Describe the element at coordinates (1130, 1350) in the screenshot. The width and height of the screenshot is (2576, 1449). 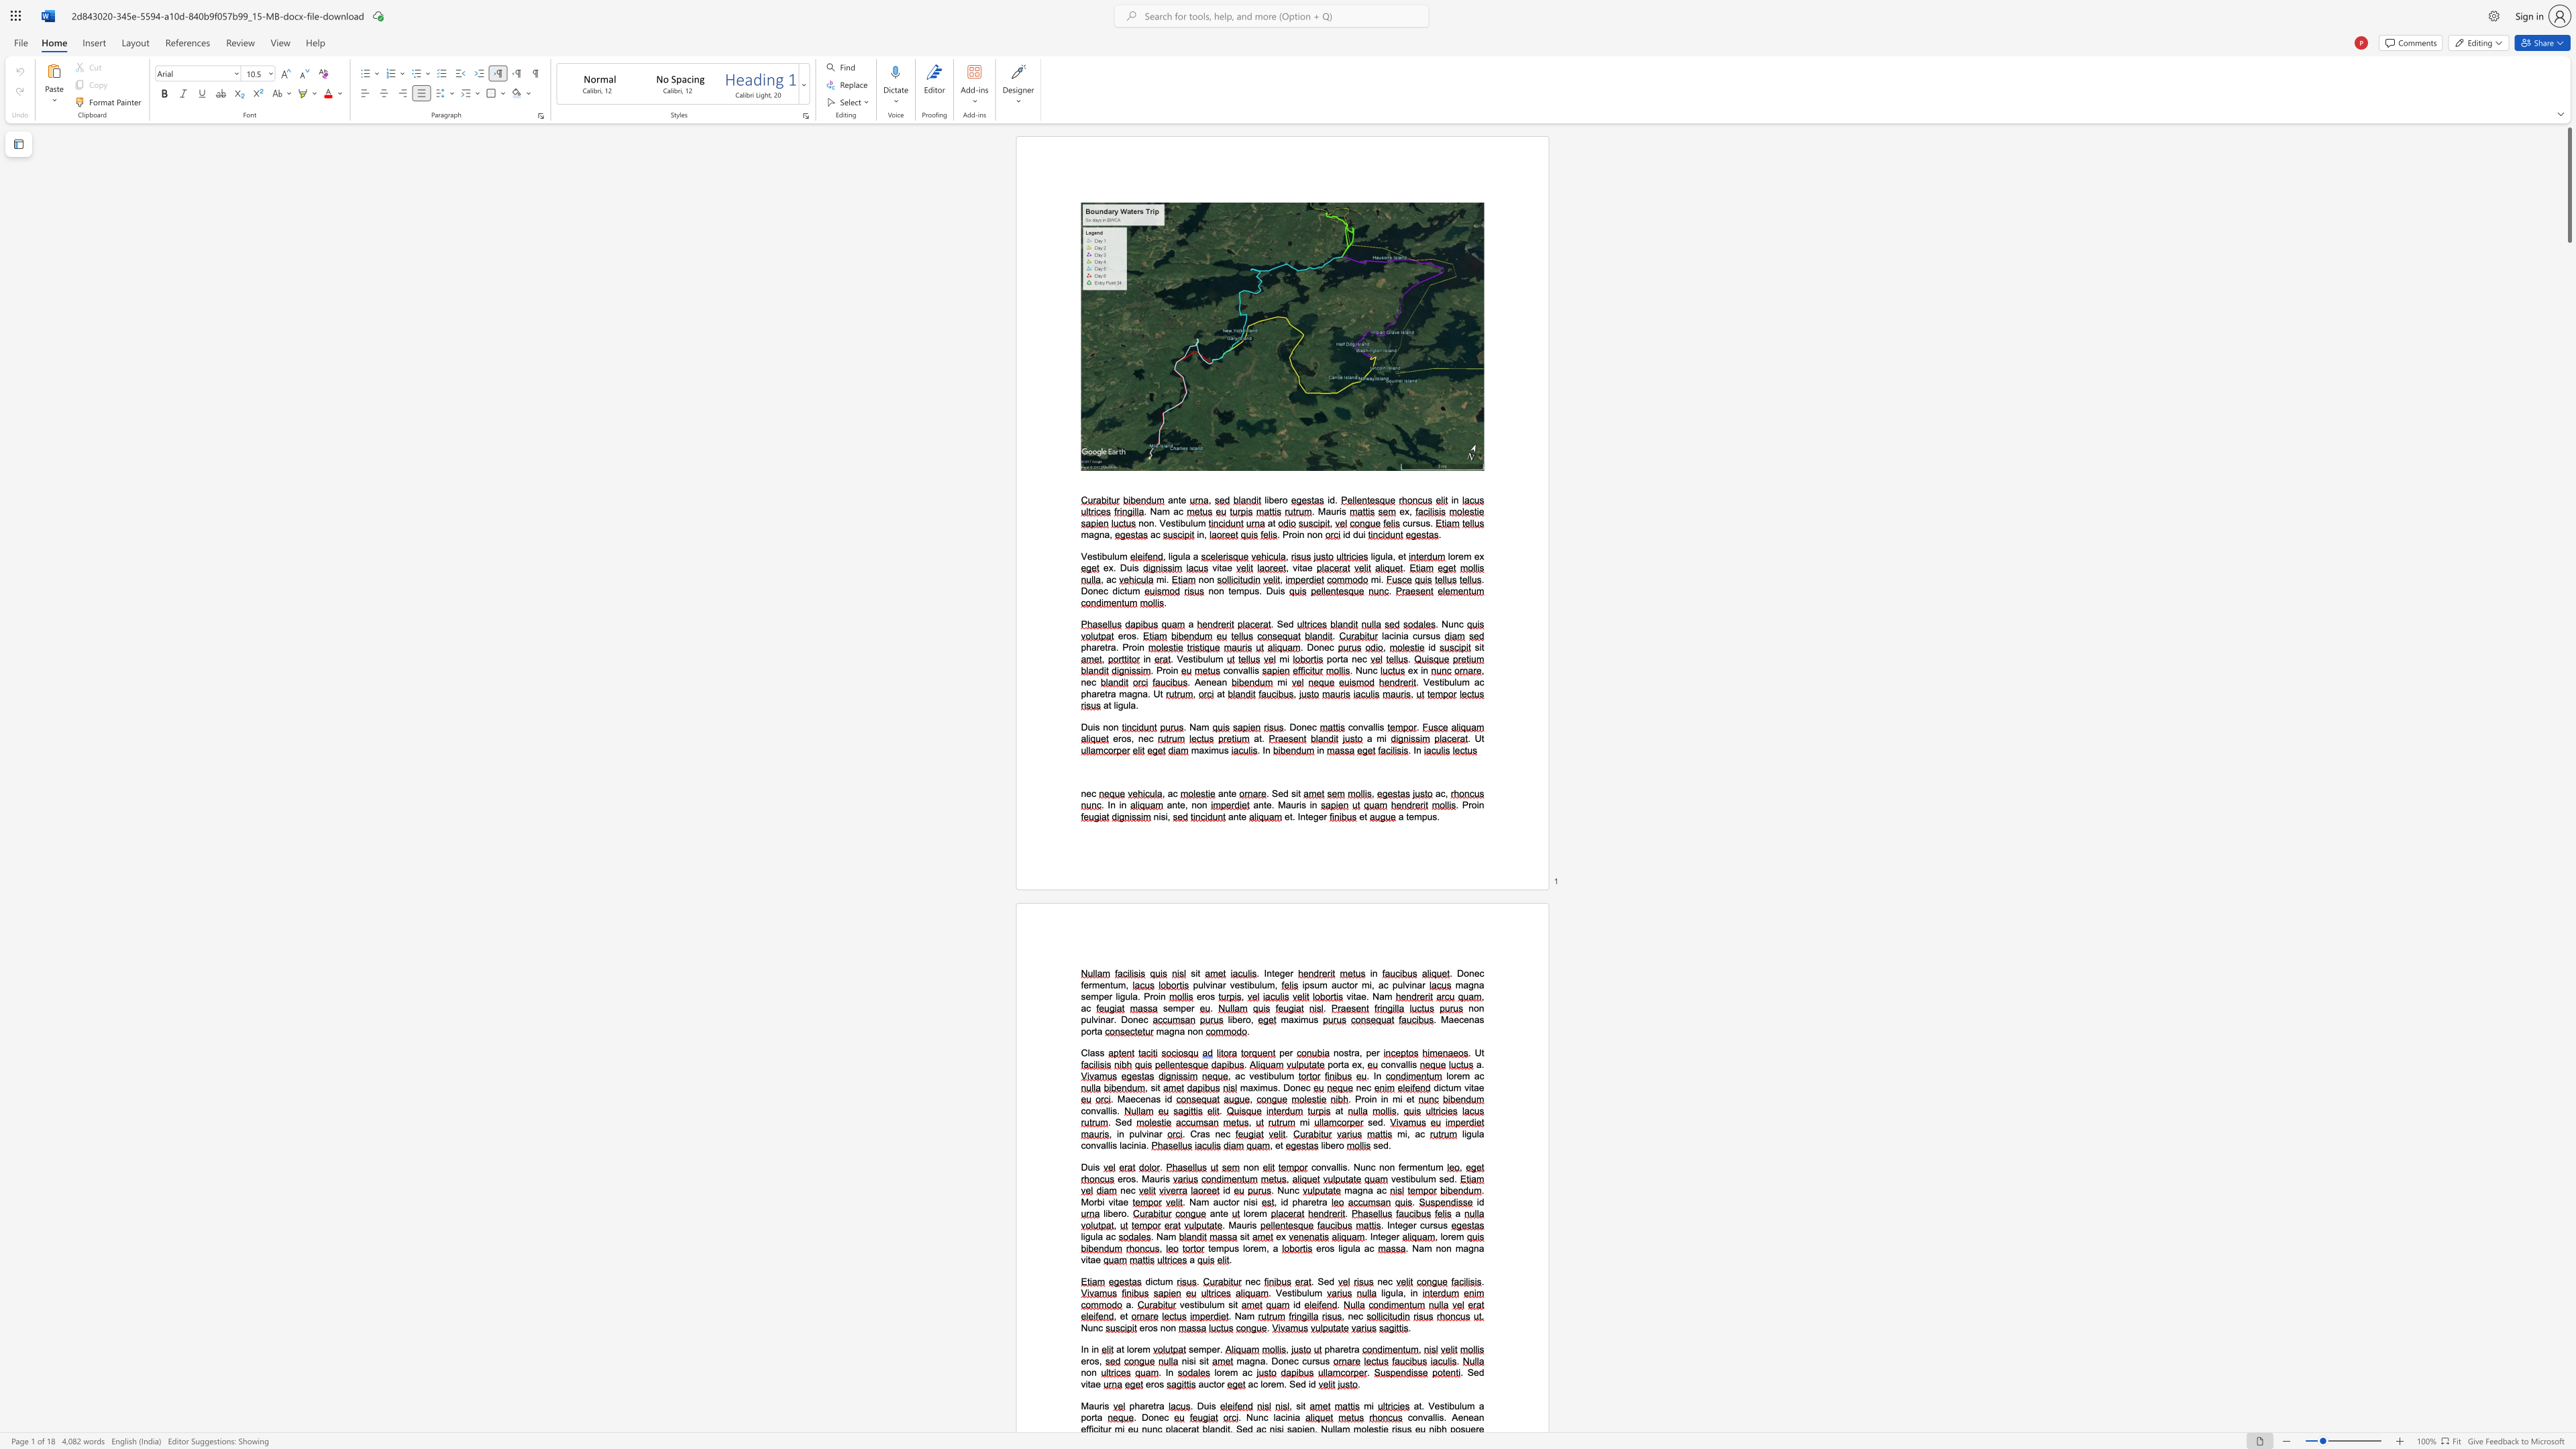
I see `the 1th character "o" in the text` at that location.